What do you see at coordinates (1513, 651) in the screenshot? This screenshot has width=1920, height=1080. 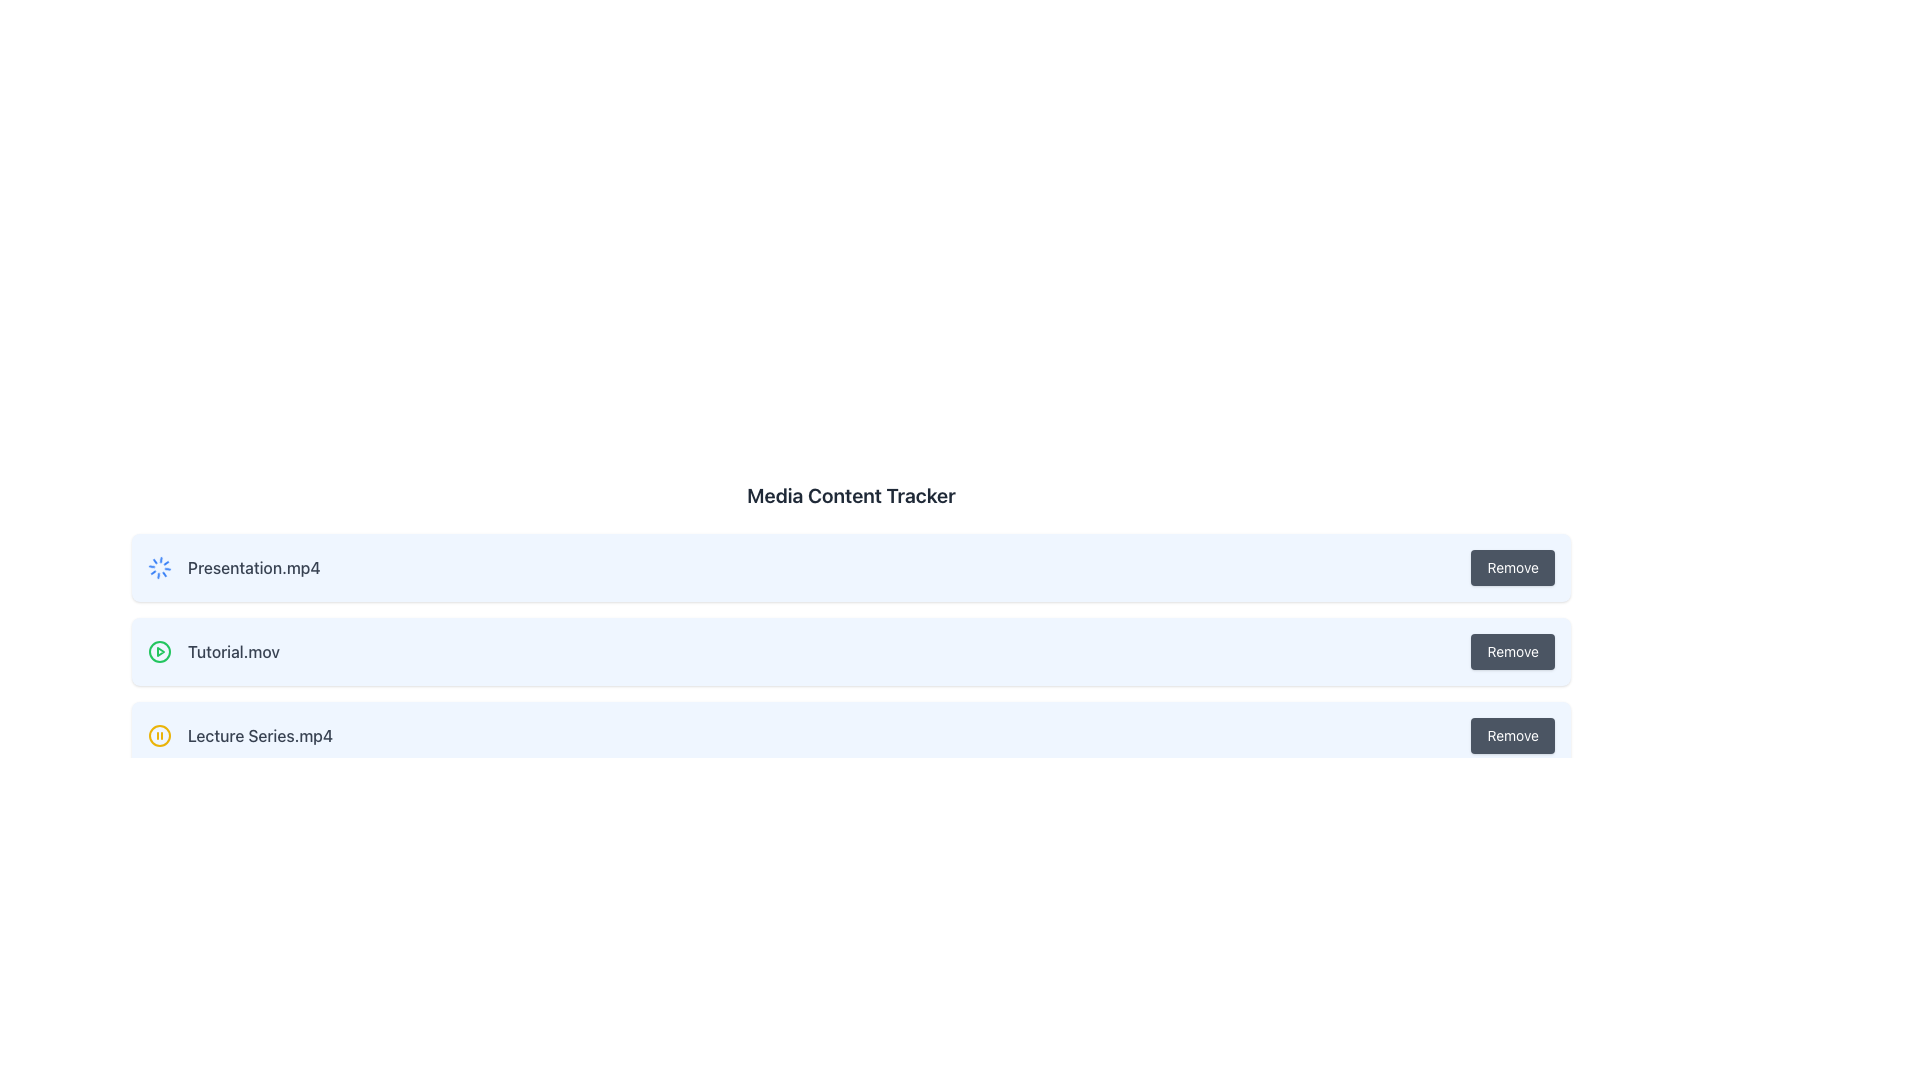 I see `the 'Remove' button associated with the file entry 'Tutorial.mov'` at bounding box center [1513, 651].